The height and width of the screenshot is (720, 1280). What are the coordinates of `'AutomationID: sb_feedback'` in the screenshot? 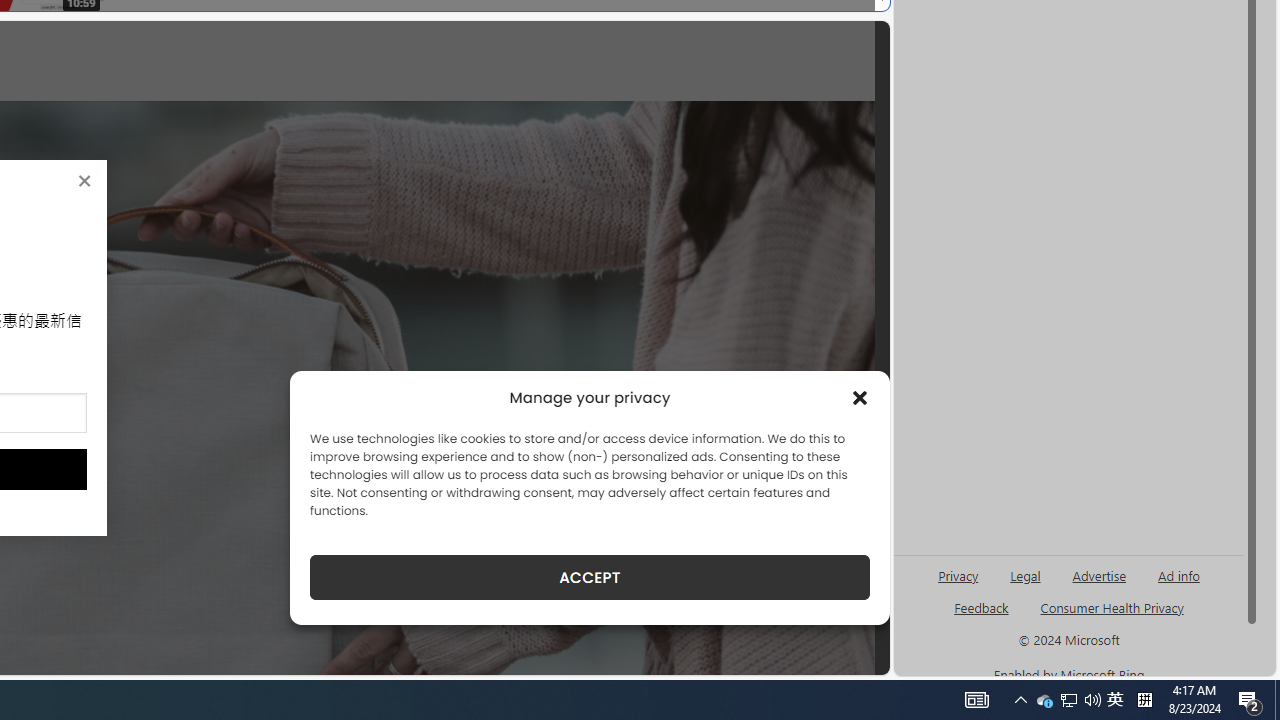 It's located at (981, 606).